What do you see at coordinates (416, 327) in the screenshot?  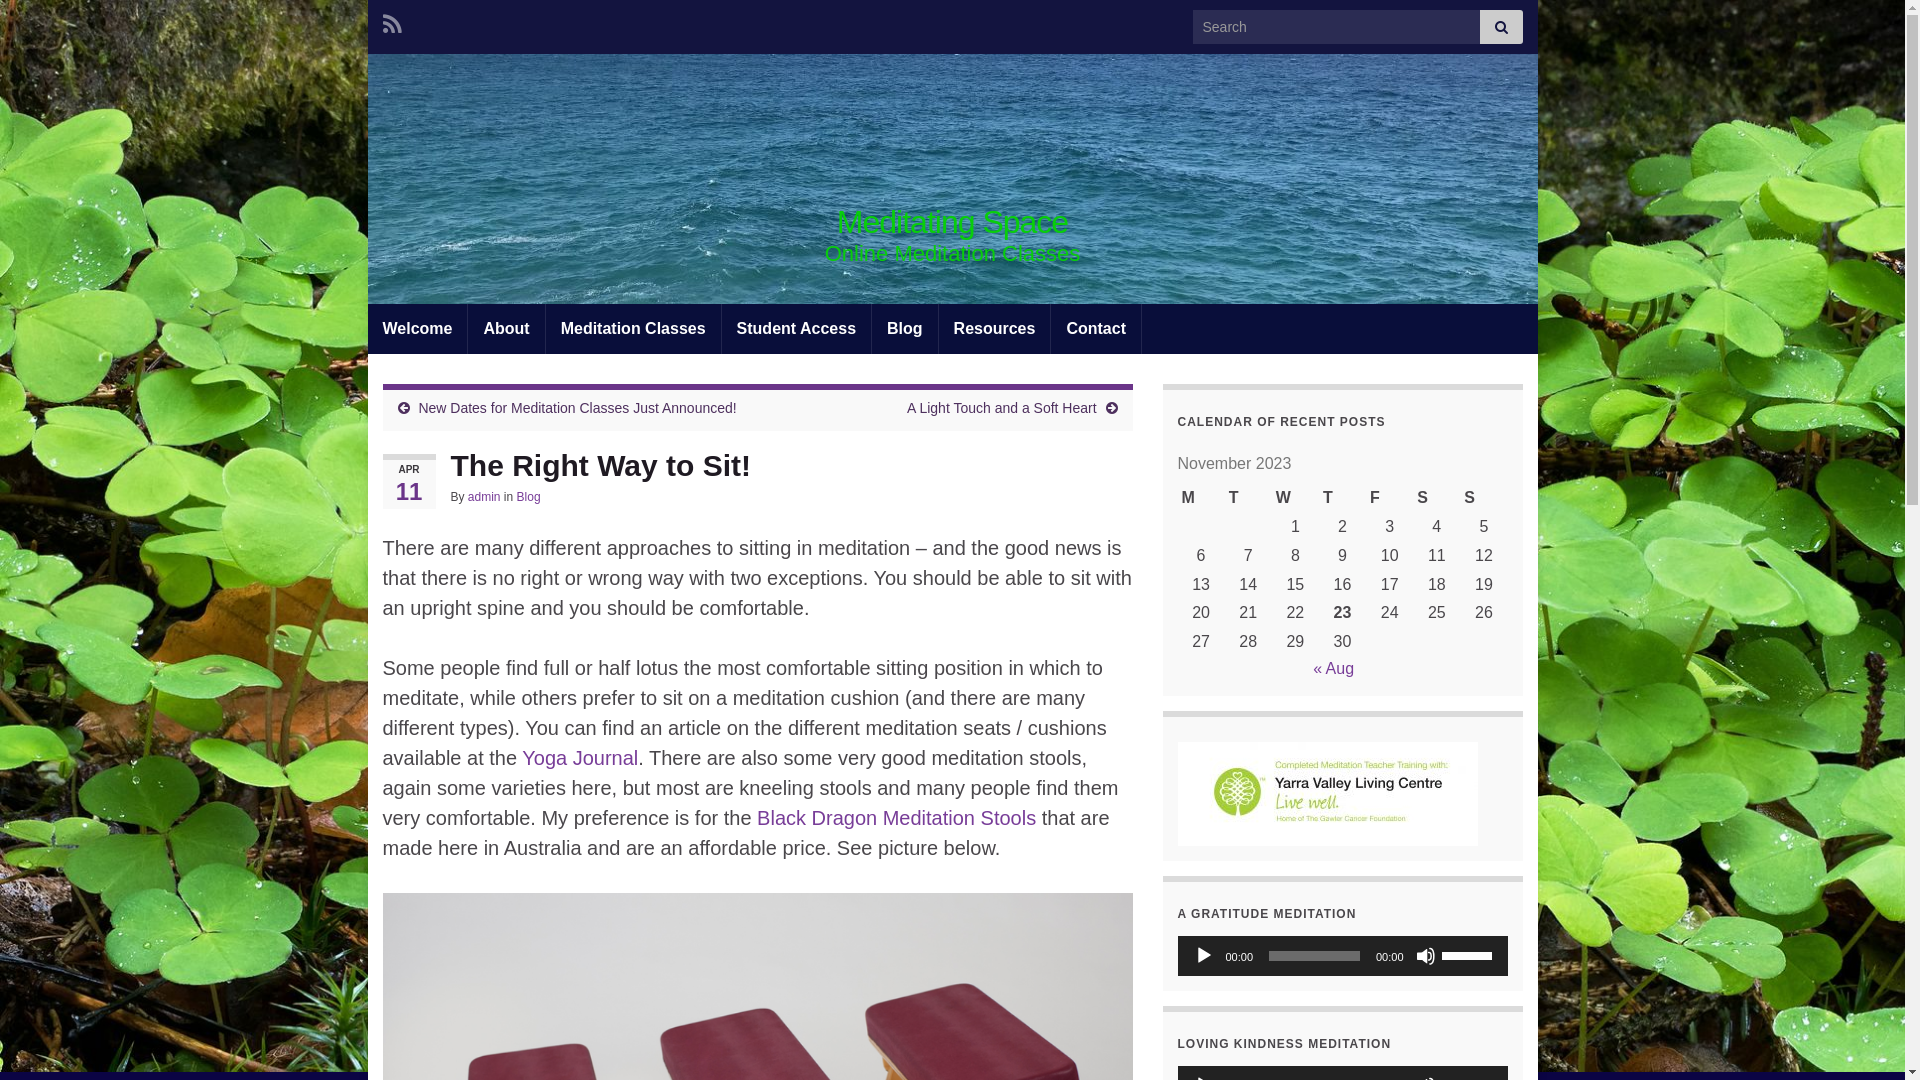 I see `'Welcome'` at bounding box center [416, 327].